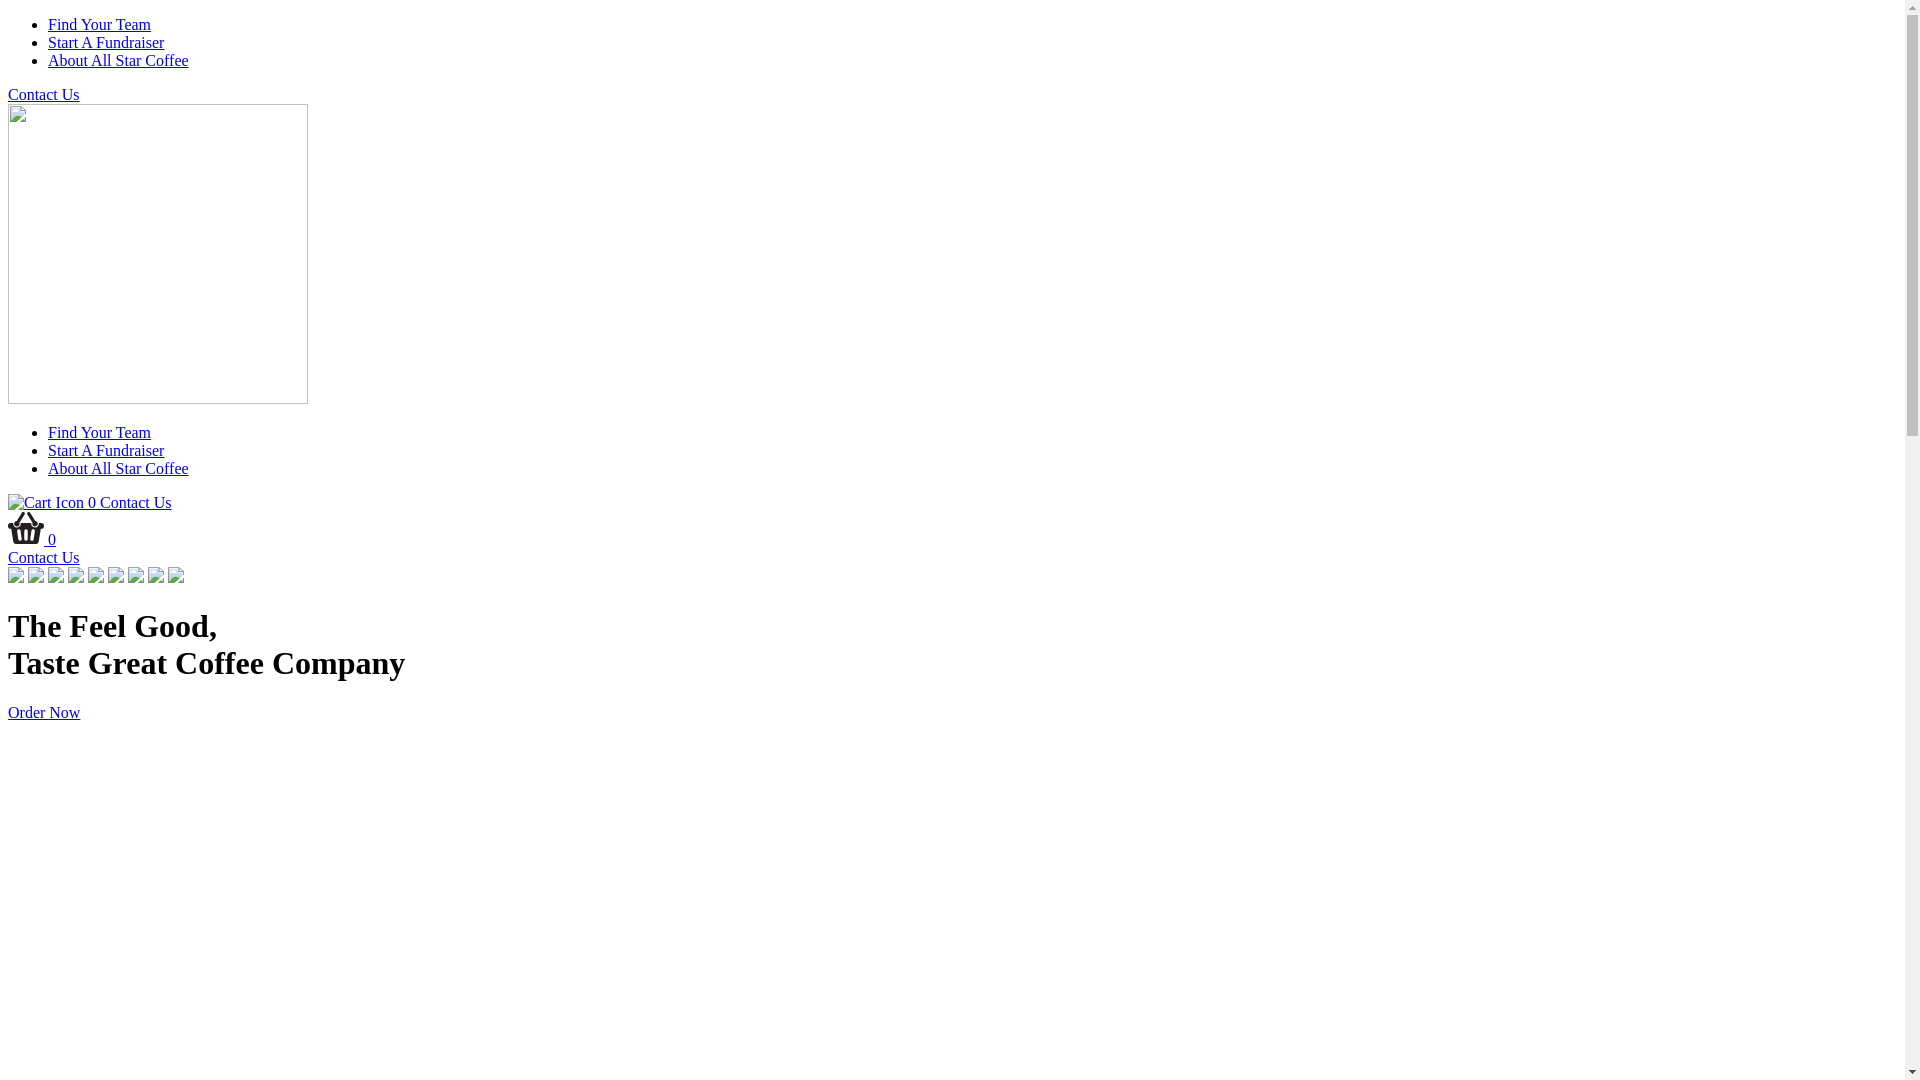  I want to click on 'Start A Fundraiser', so click(104, 42).